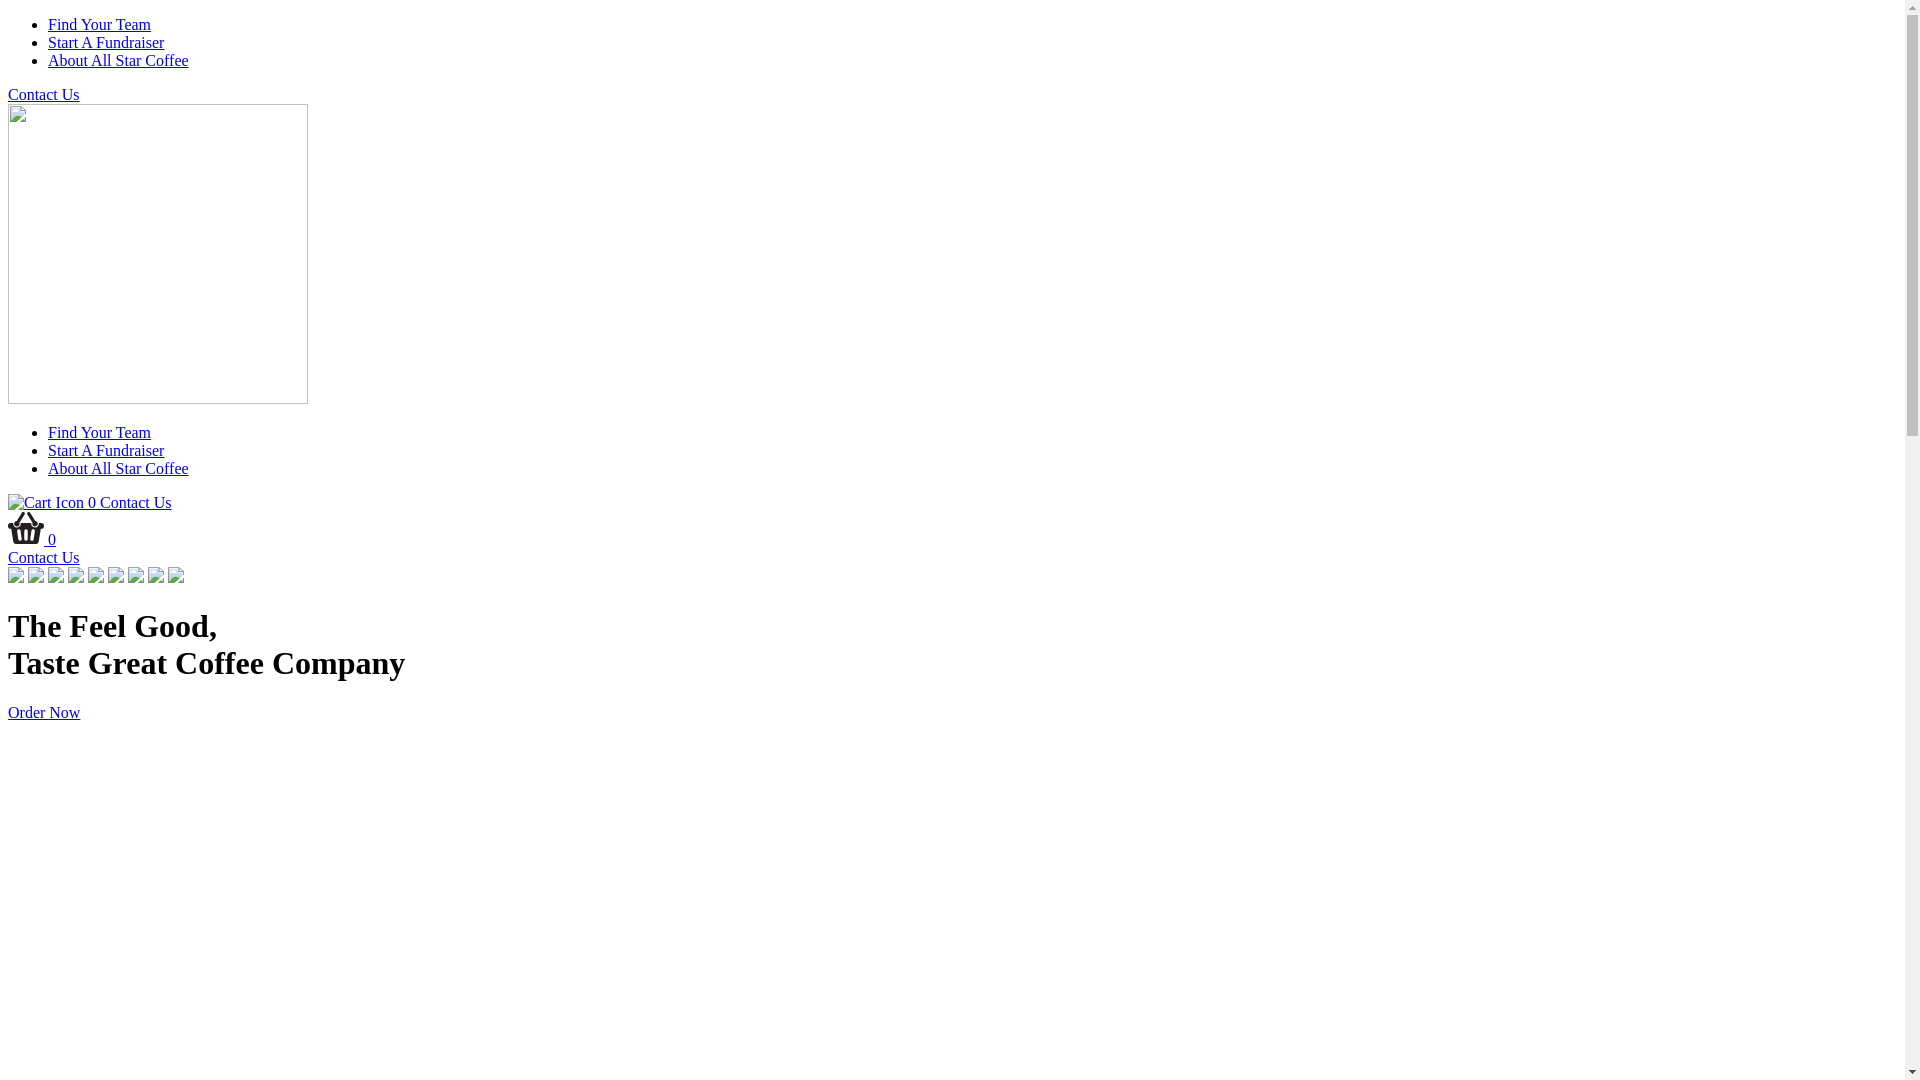  I want to click on 'Start A Fundraiser', so click(104, 42).